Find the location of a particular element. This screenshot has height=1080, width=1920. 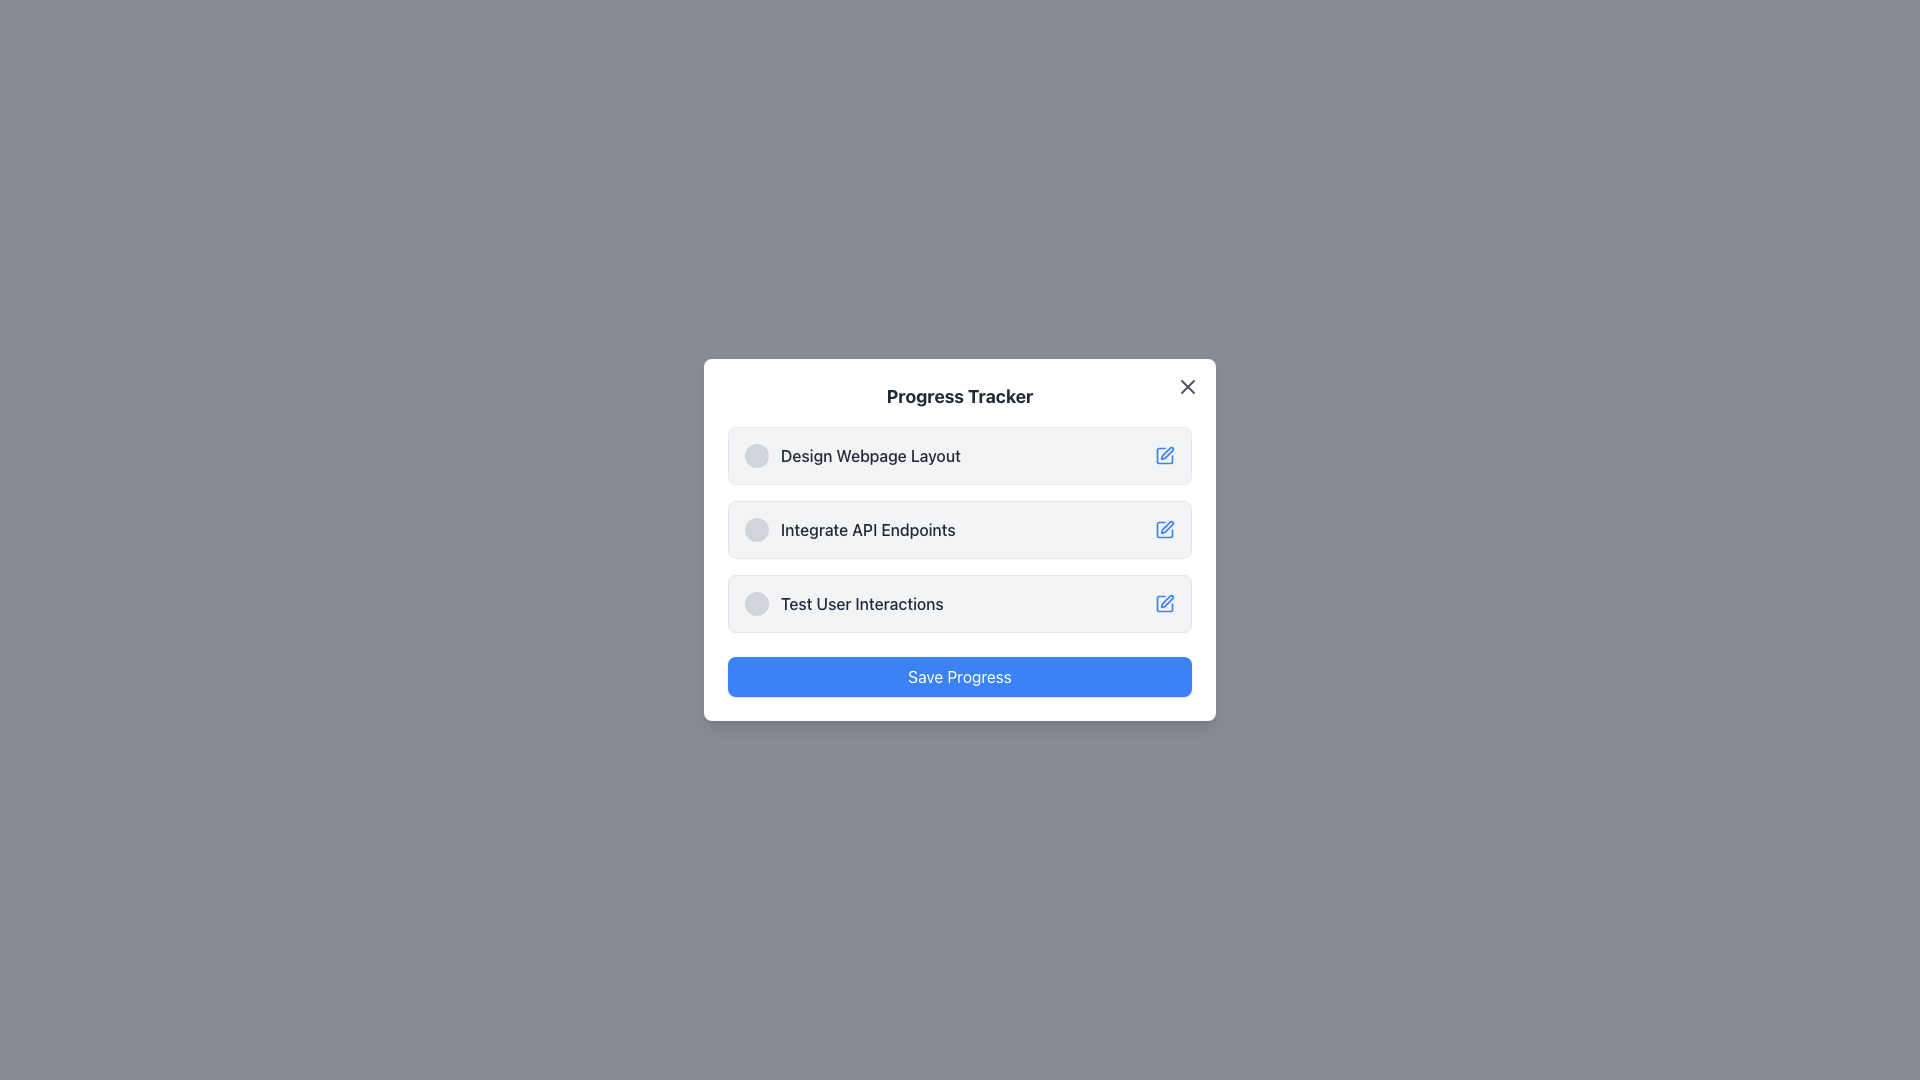

the third Text Label in the Progress Tracker panel, which provides context or information as part of a progress tracker interface is located at coordinates (844, 603).